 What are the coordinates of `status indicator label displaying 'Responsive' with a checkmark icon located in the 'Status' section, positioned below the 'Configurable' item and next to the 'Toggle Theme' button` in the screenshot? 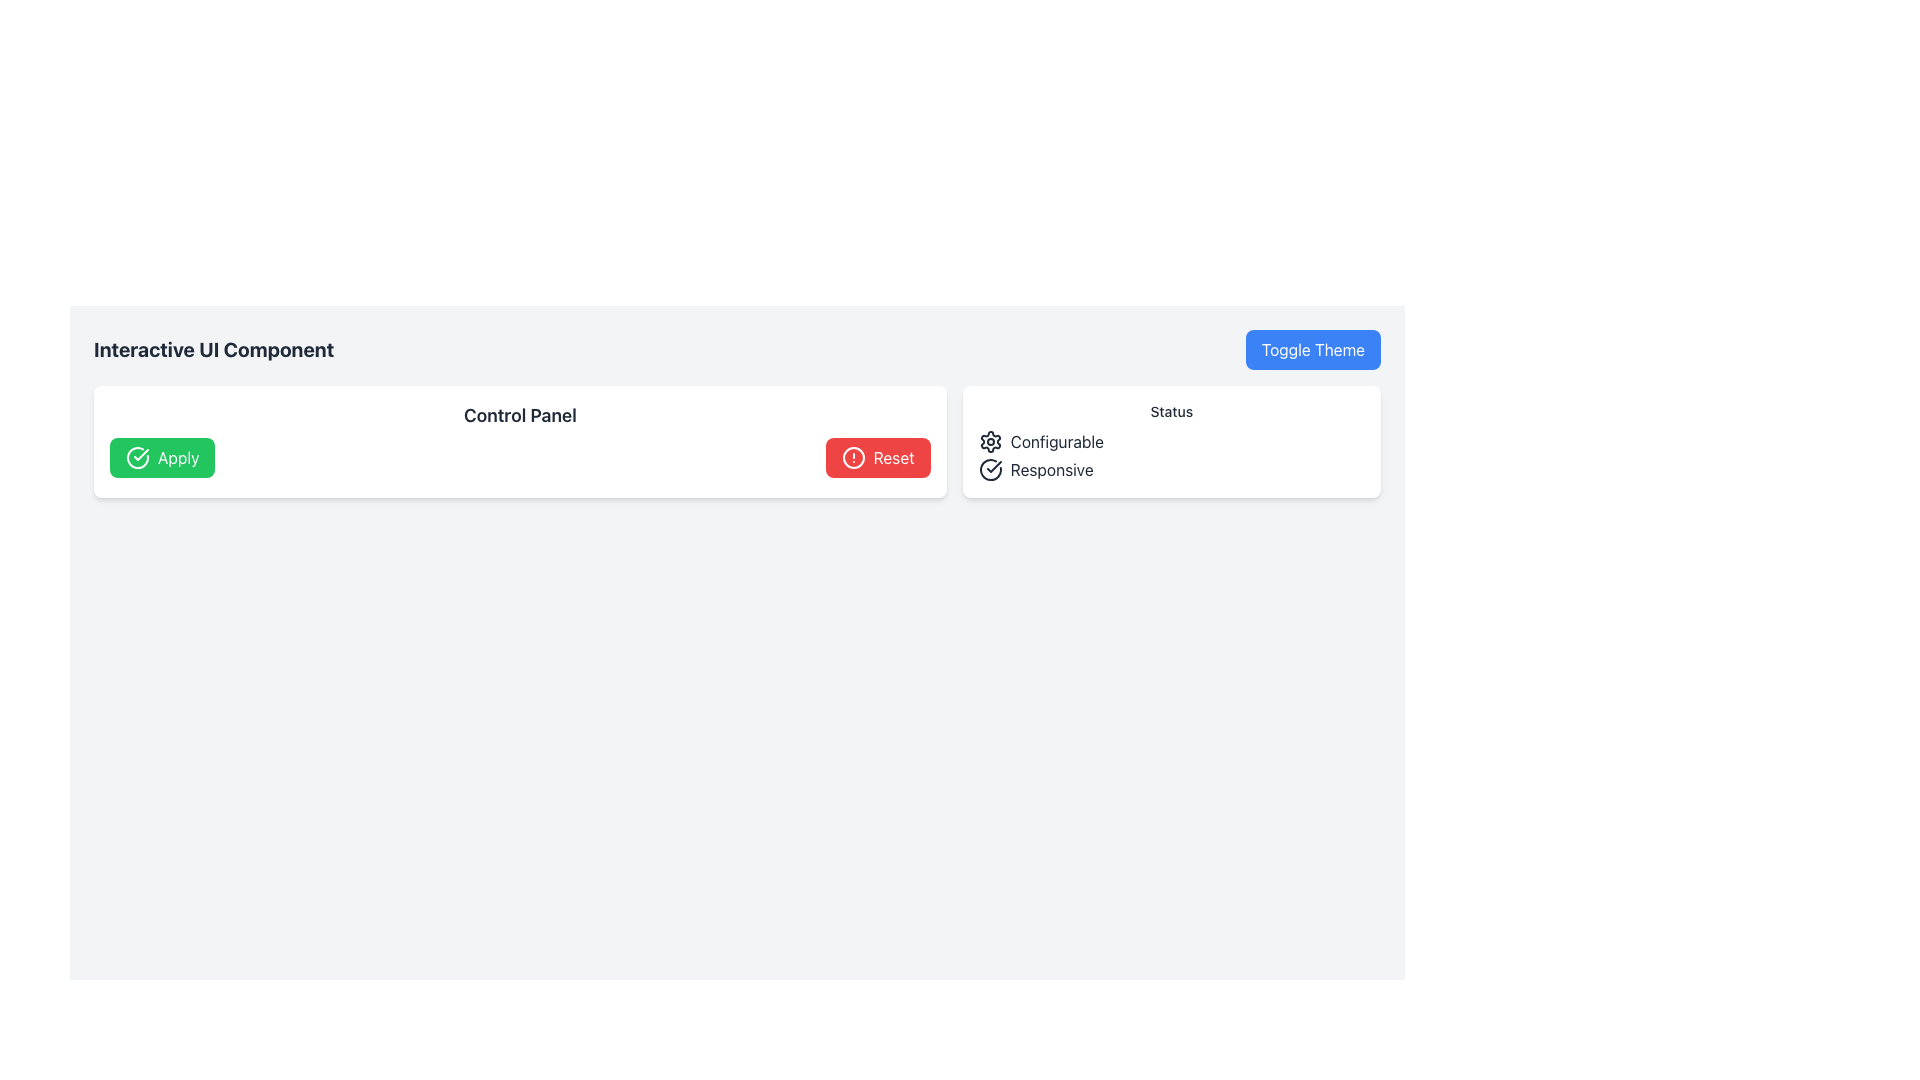 It's located at (1171, 470).